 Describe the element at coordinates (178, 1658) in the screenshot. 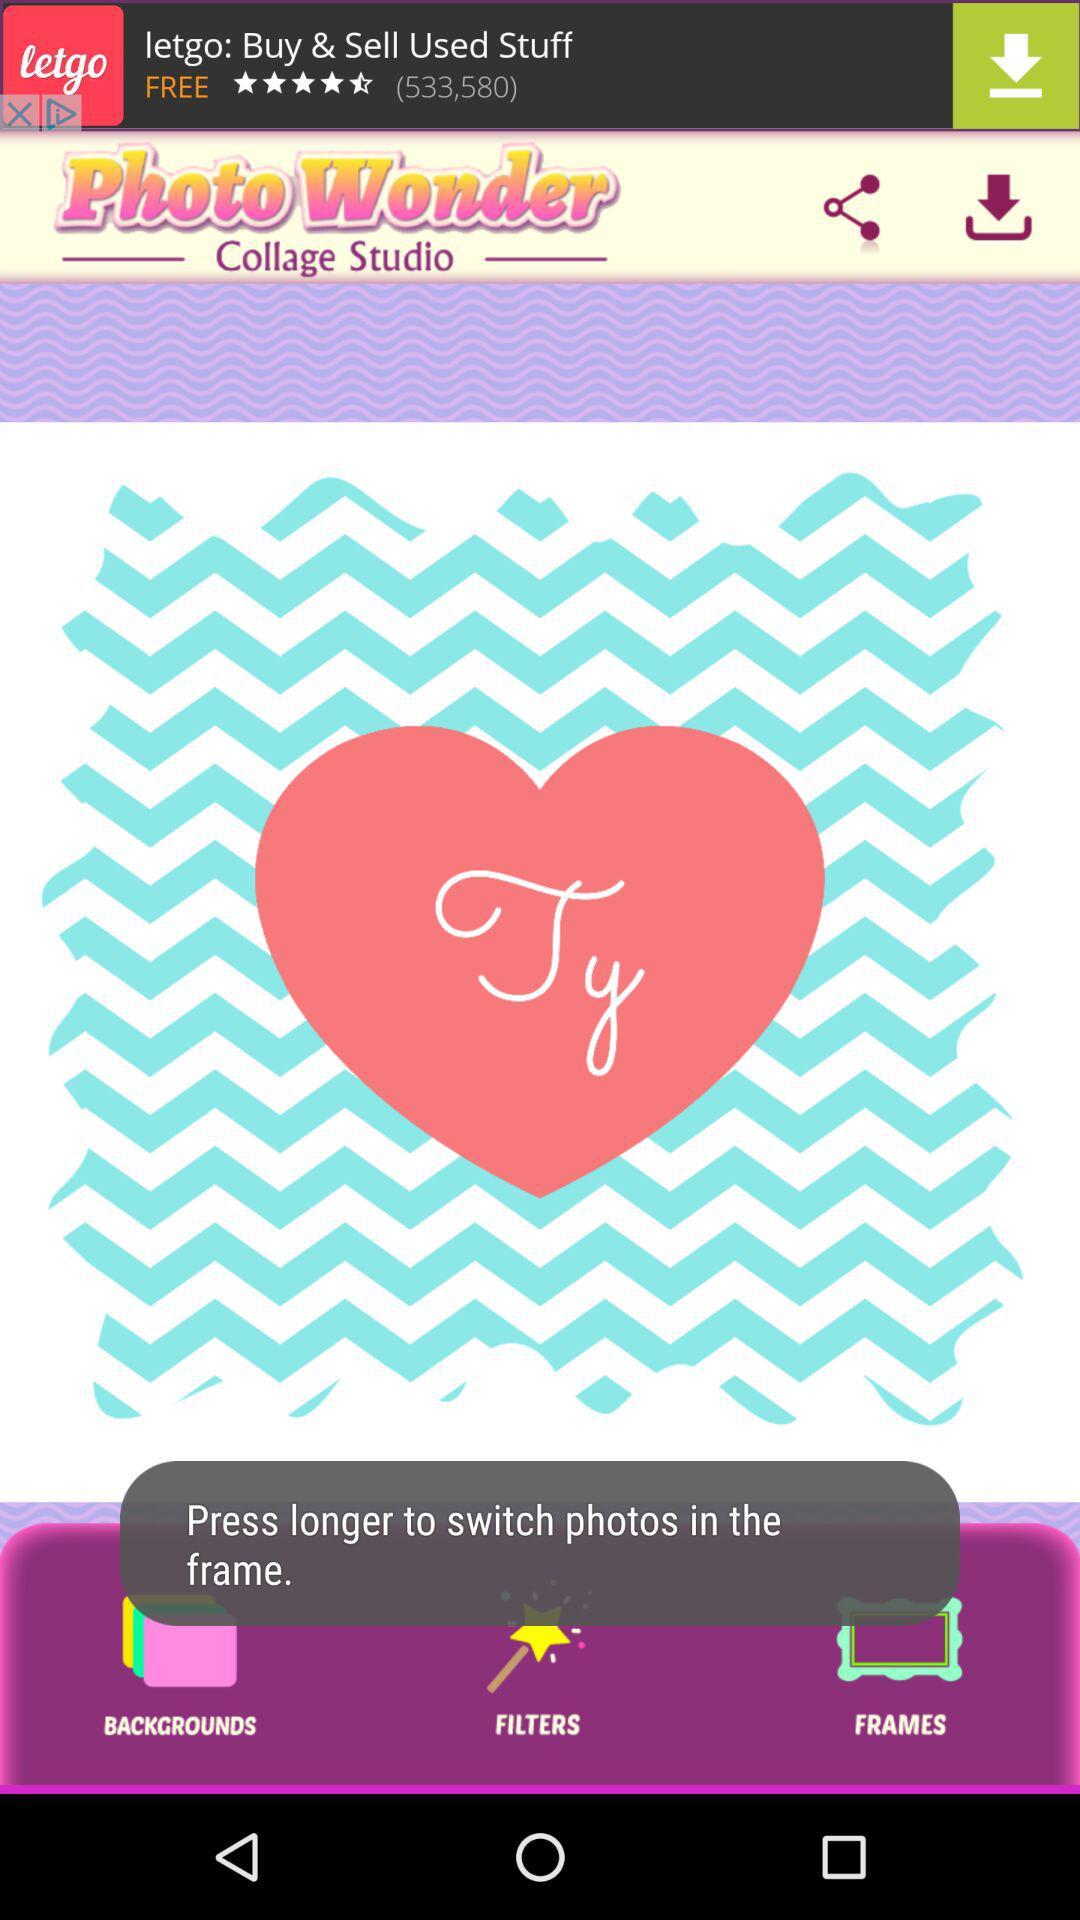

I see `background patterns` at that location.